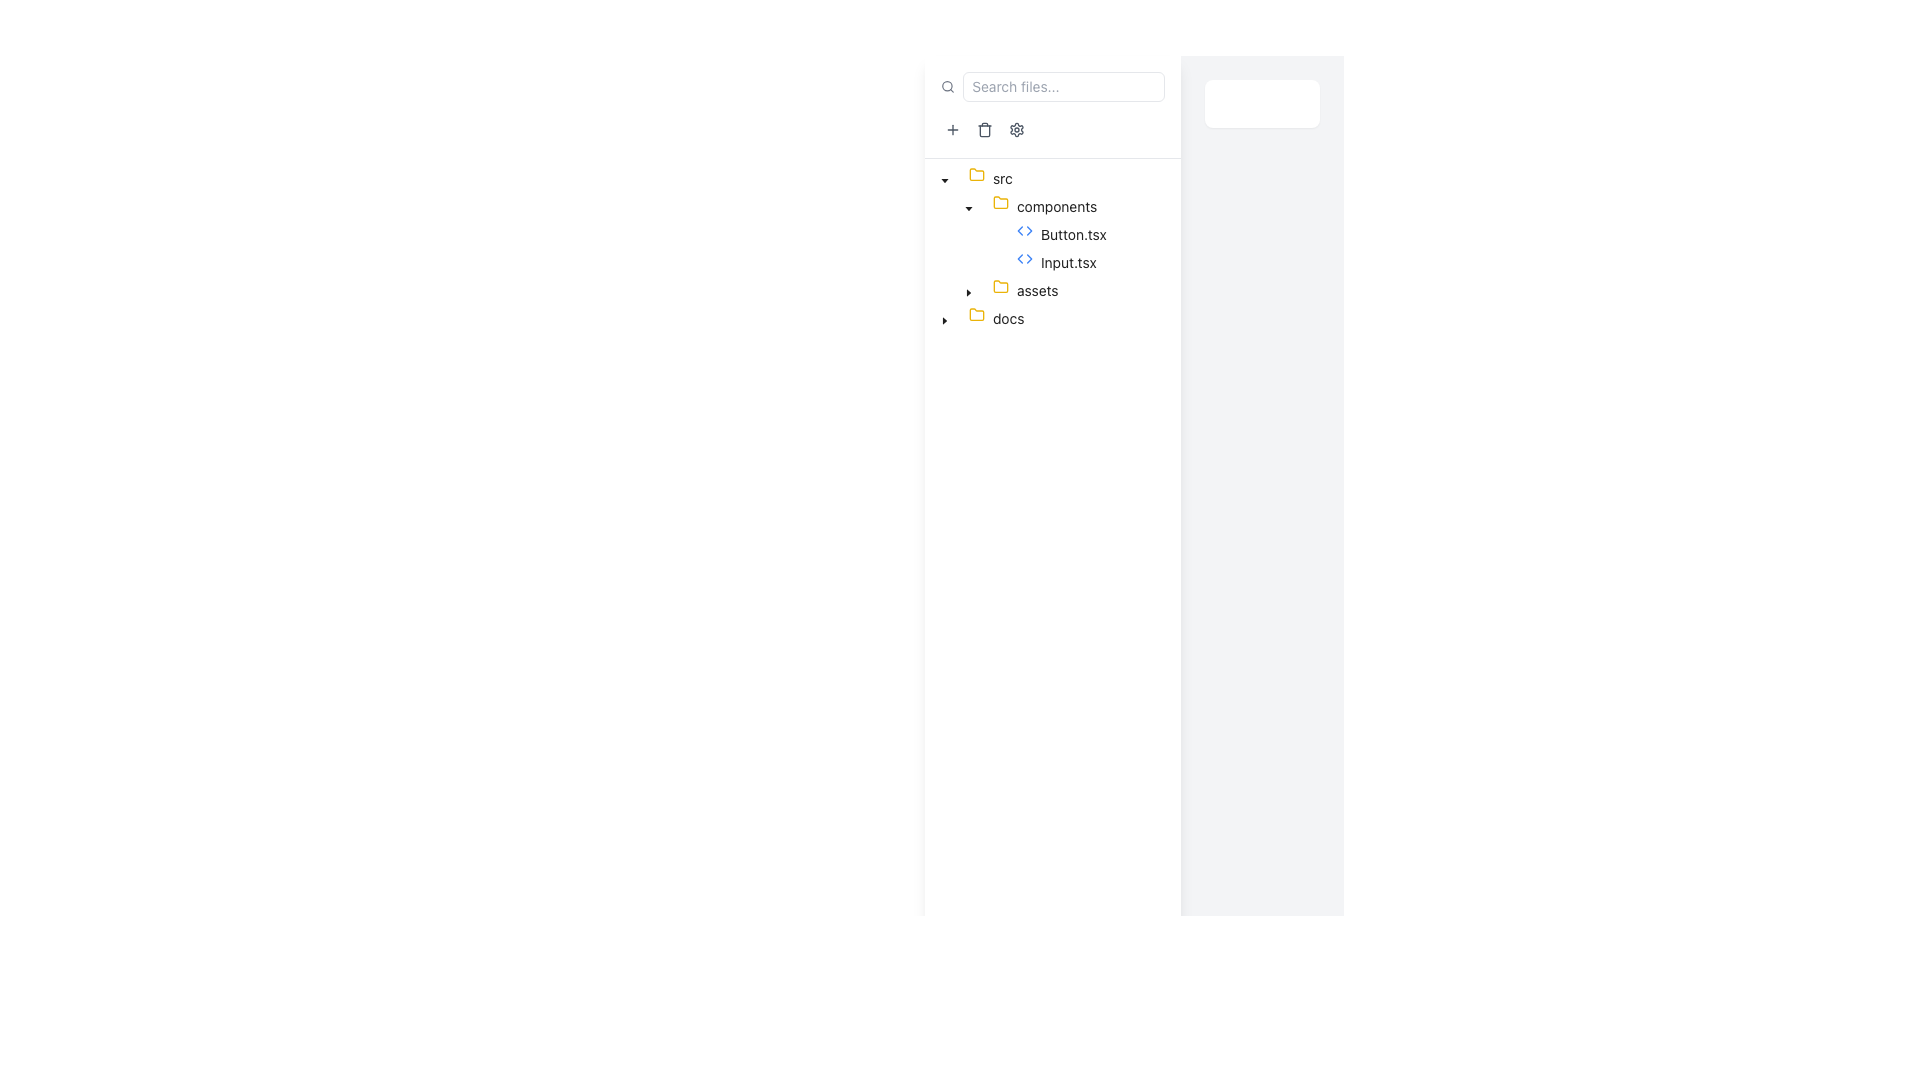 The width and height of the screenshot is (1920, 1080). I want to click on the settings button located at the third slot among a row of evenly spaced buttons, positioned to the right of the trash icon and plus icon, so click(1017, 130).